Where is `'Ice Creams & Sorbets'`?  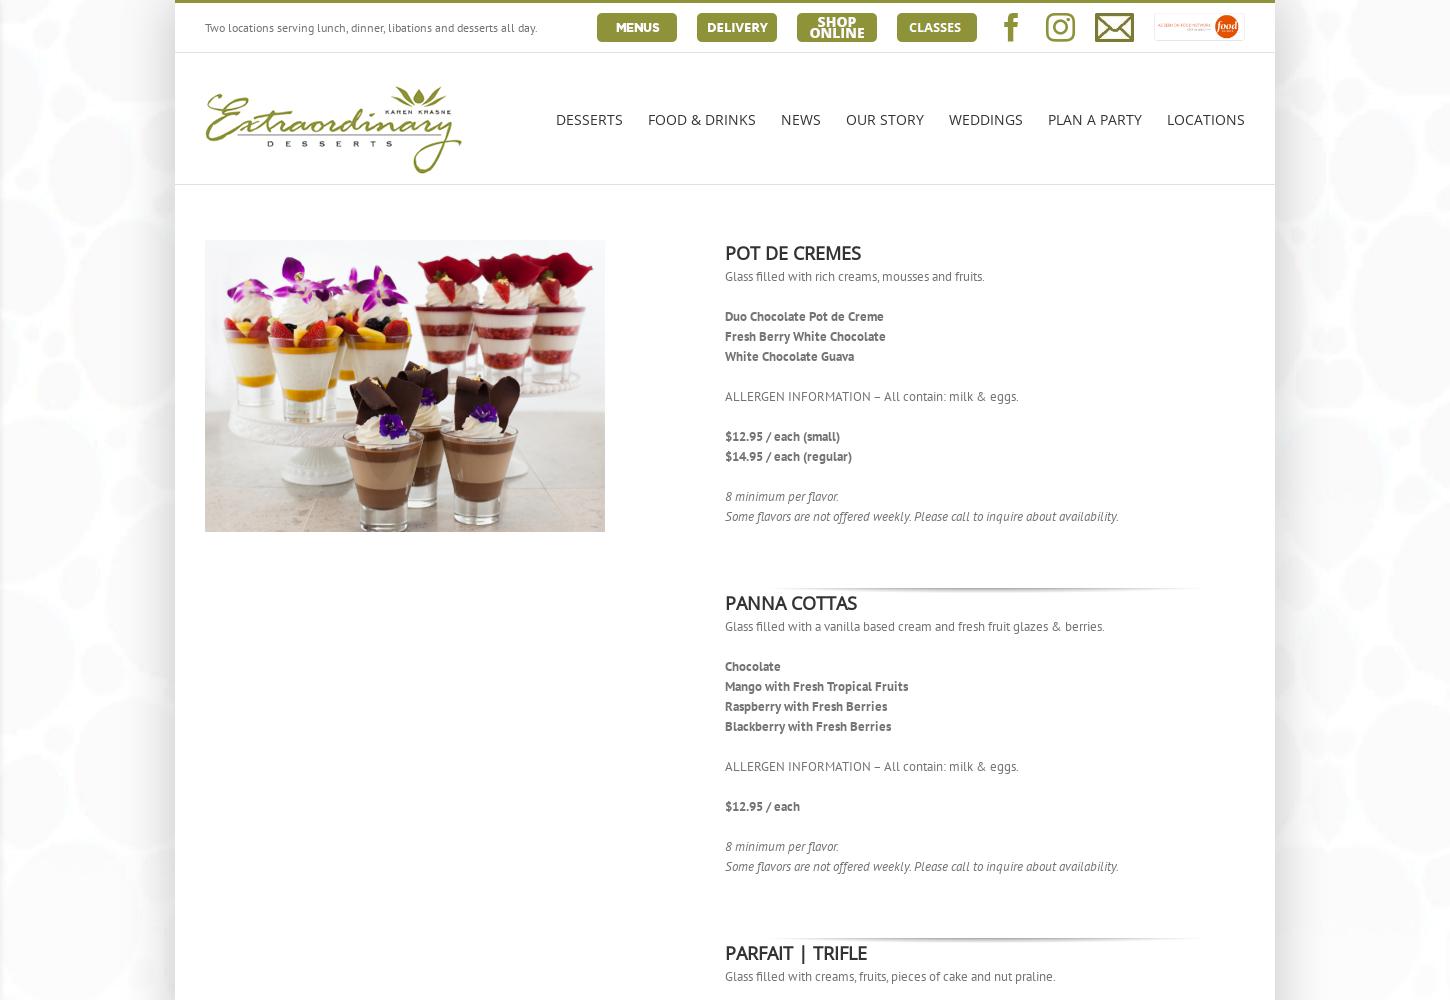
'Ice Creams & Sorbets' is located at coordinates (633, 413).